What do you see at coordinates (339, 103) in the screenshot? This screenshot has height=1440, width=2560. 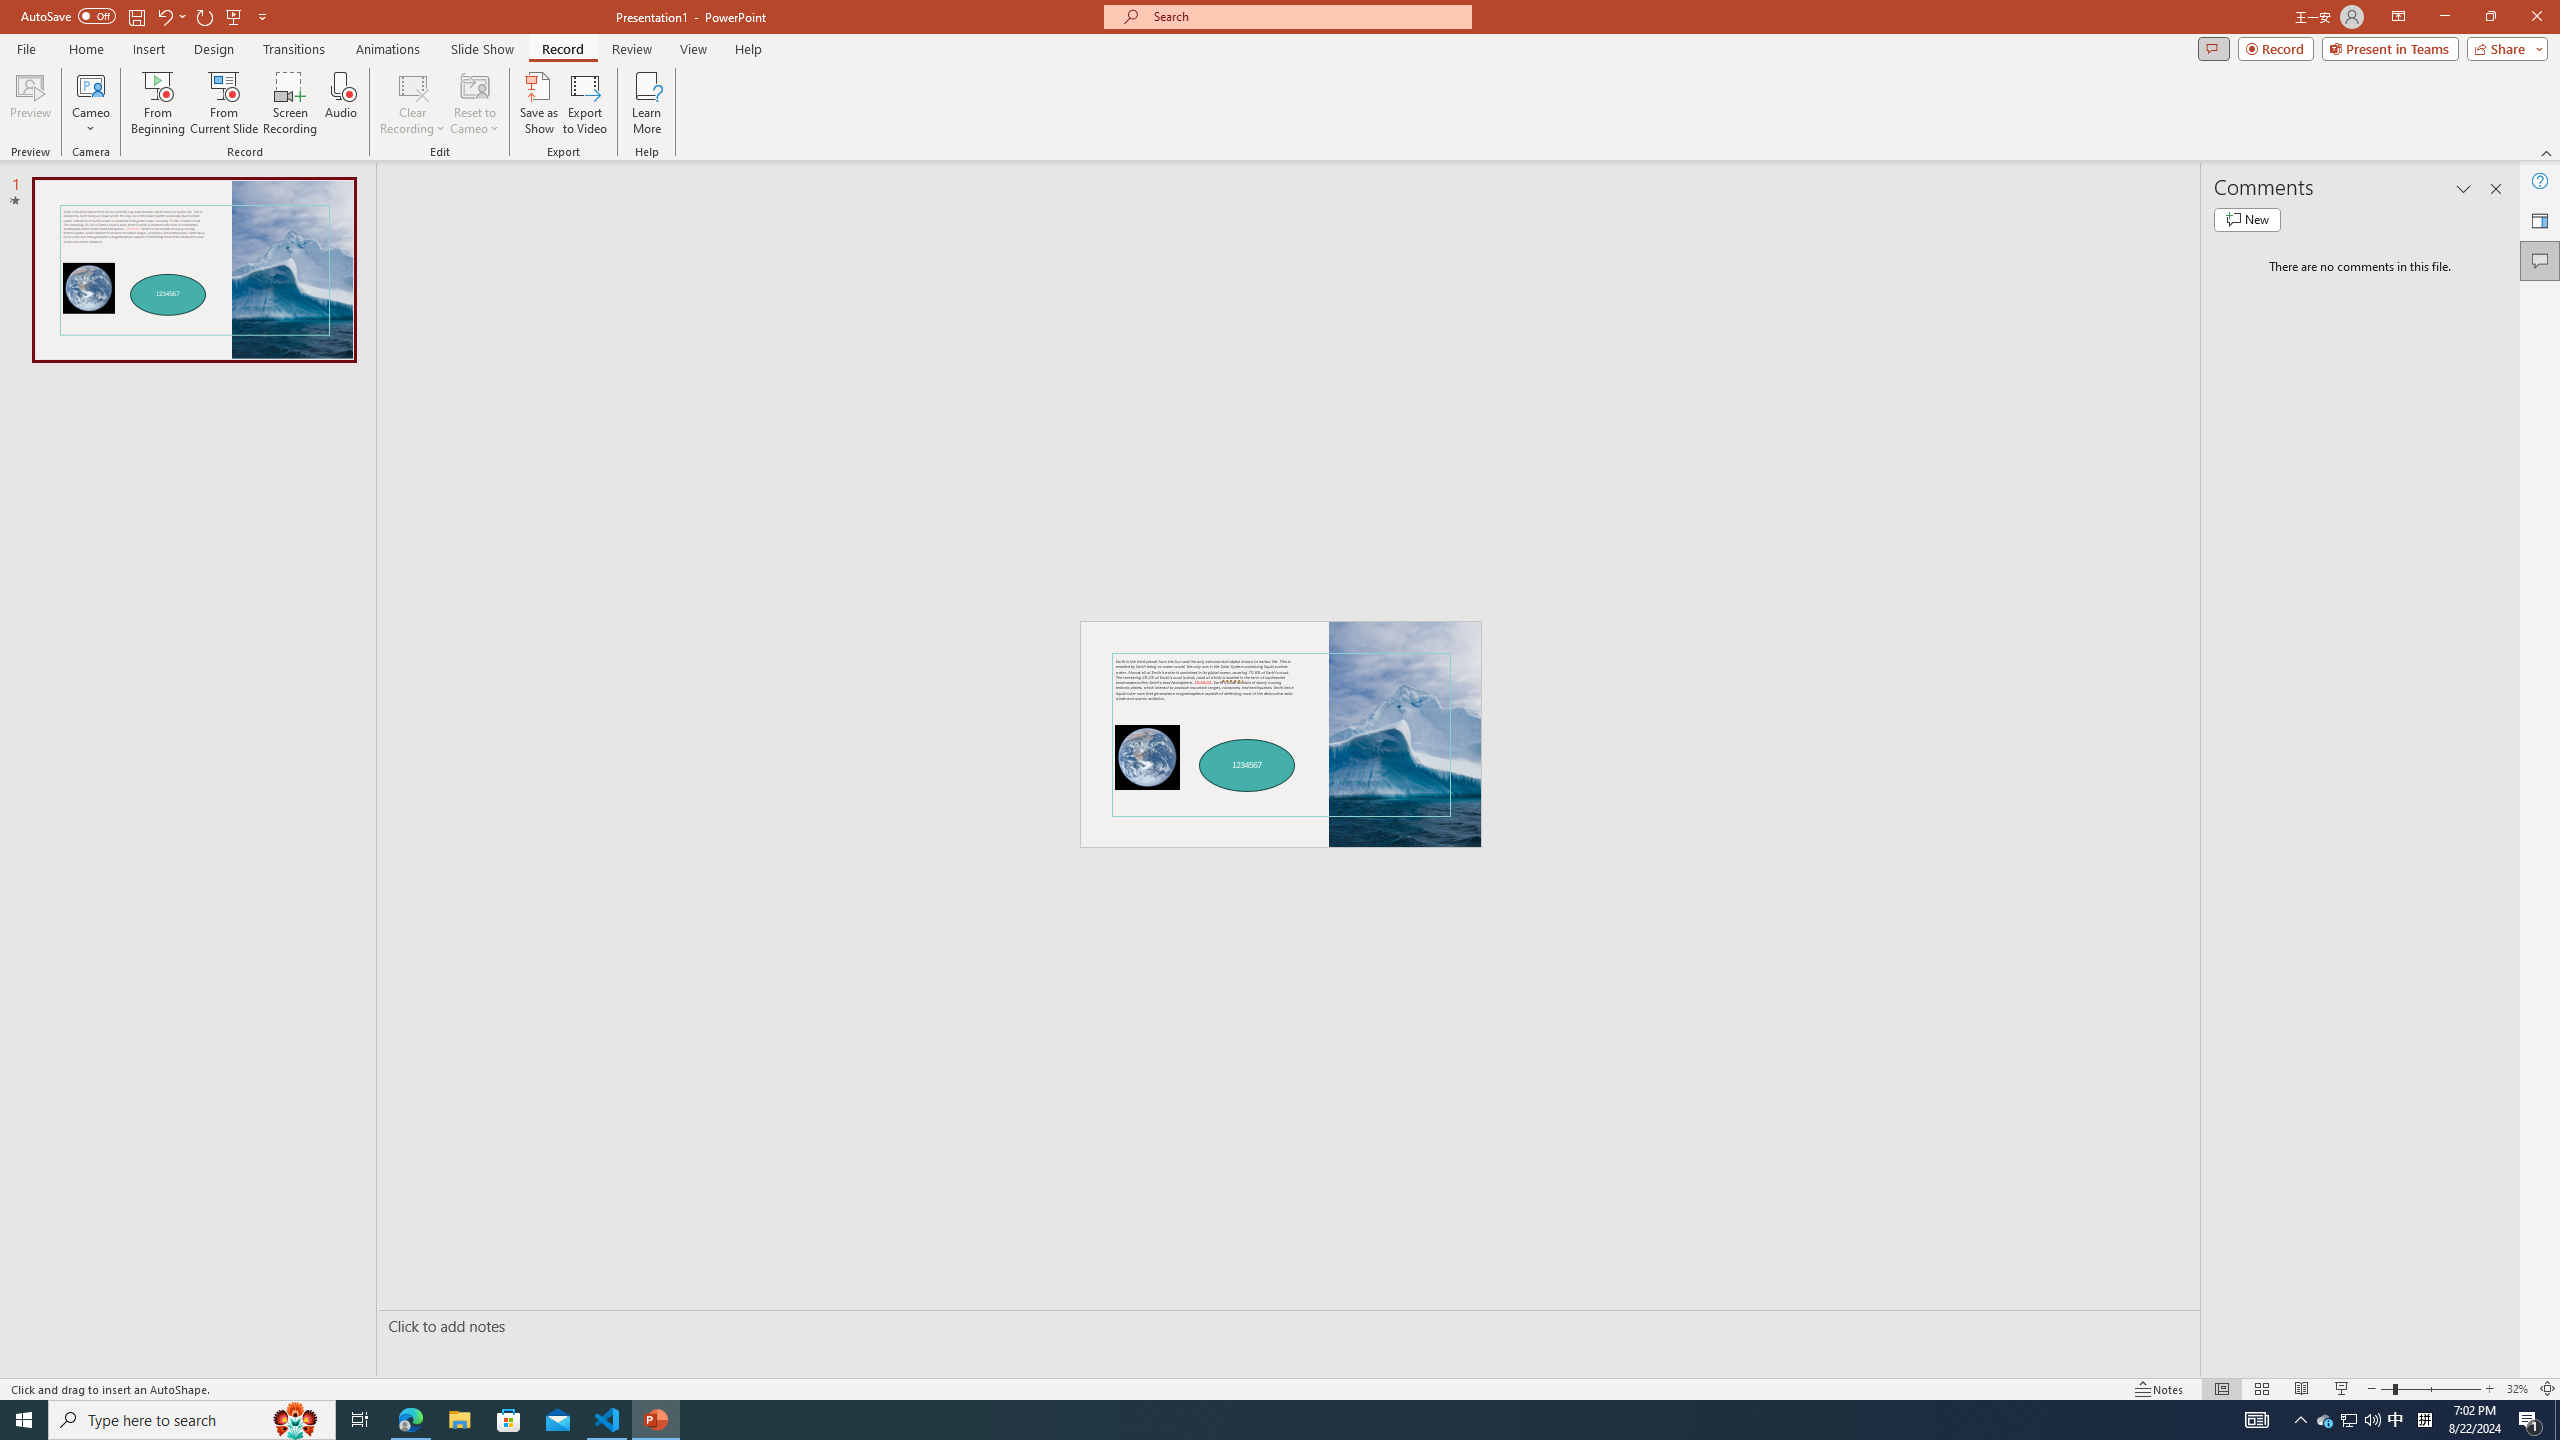 I see `'Audio'` at bounding box center [339, 103].